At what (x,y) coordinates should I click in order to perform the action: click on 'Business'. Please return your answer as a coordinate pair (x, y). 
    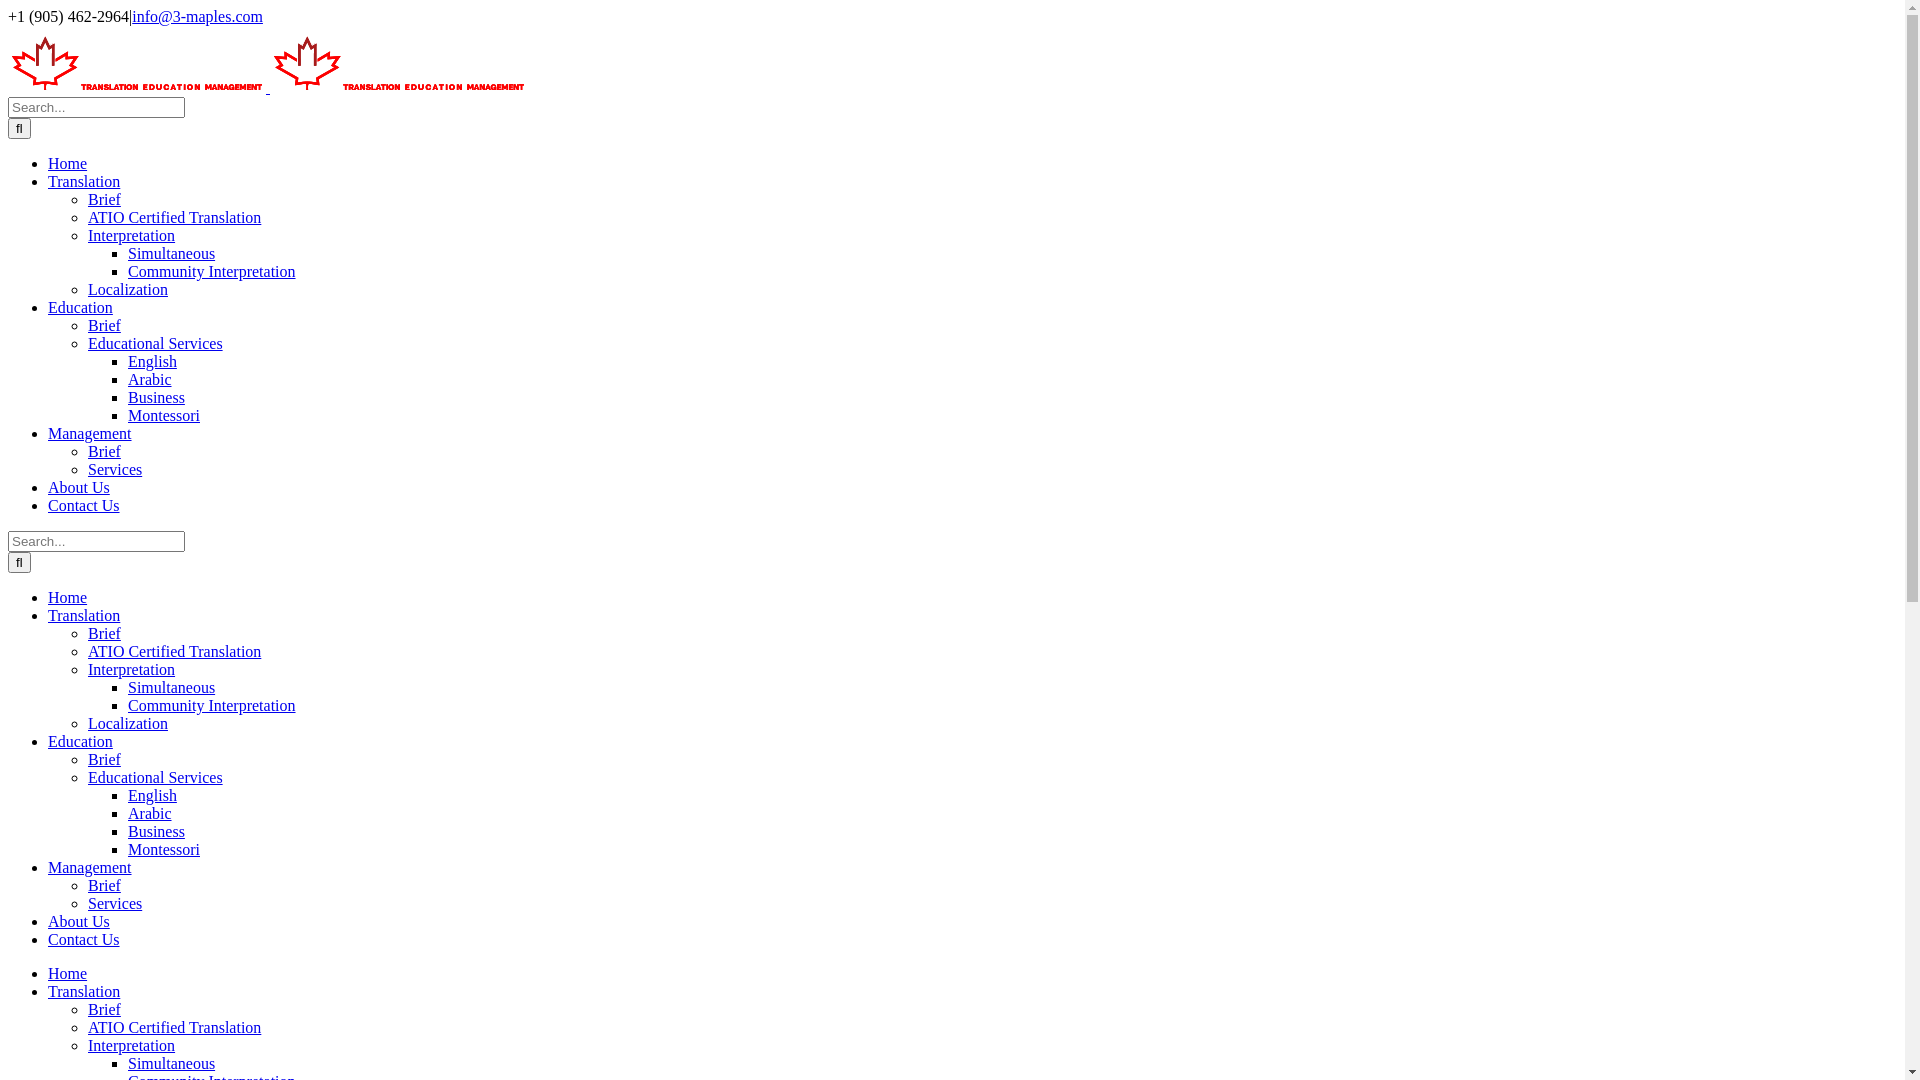
    Looking at the image, I should click on (155, 831).